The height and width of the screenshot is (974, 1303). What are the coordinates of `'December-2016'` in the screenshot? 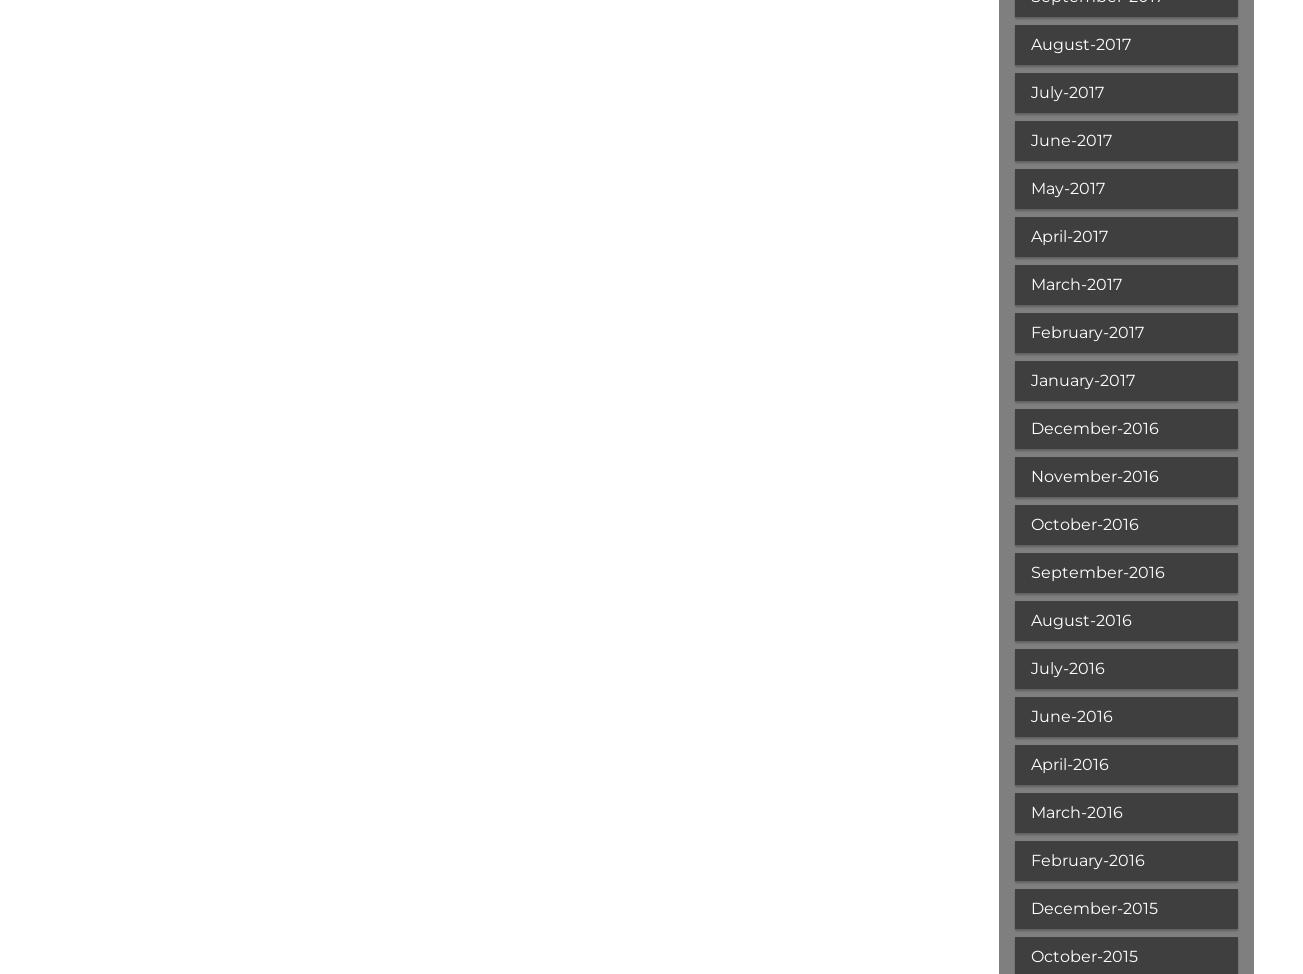 It's located at (1092, 427).